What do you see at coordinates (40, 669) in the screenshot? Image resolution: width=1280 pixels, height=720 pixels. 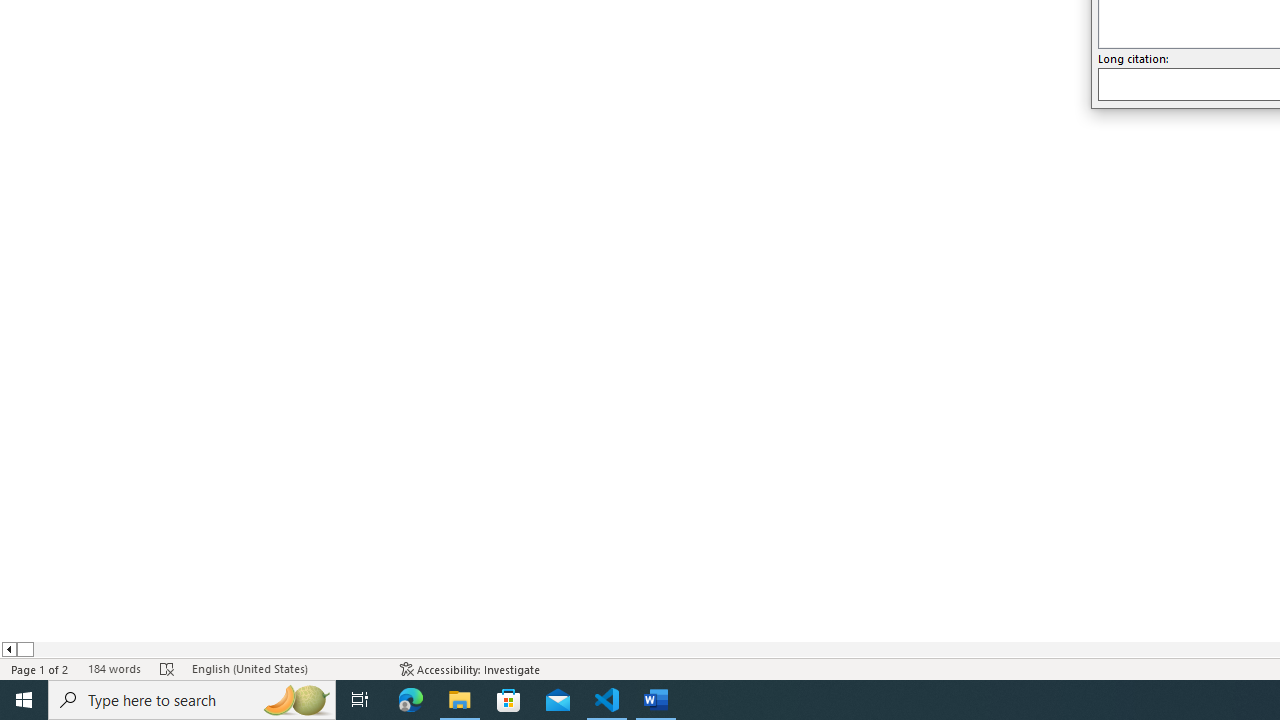 I see `'Page Number Page 1 of 2'` at bounding box center [40, 669].